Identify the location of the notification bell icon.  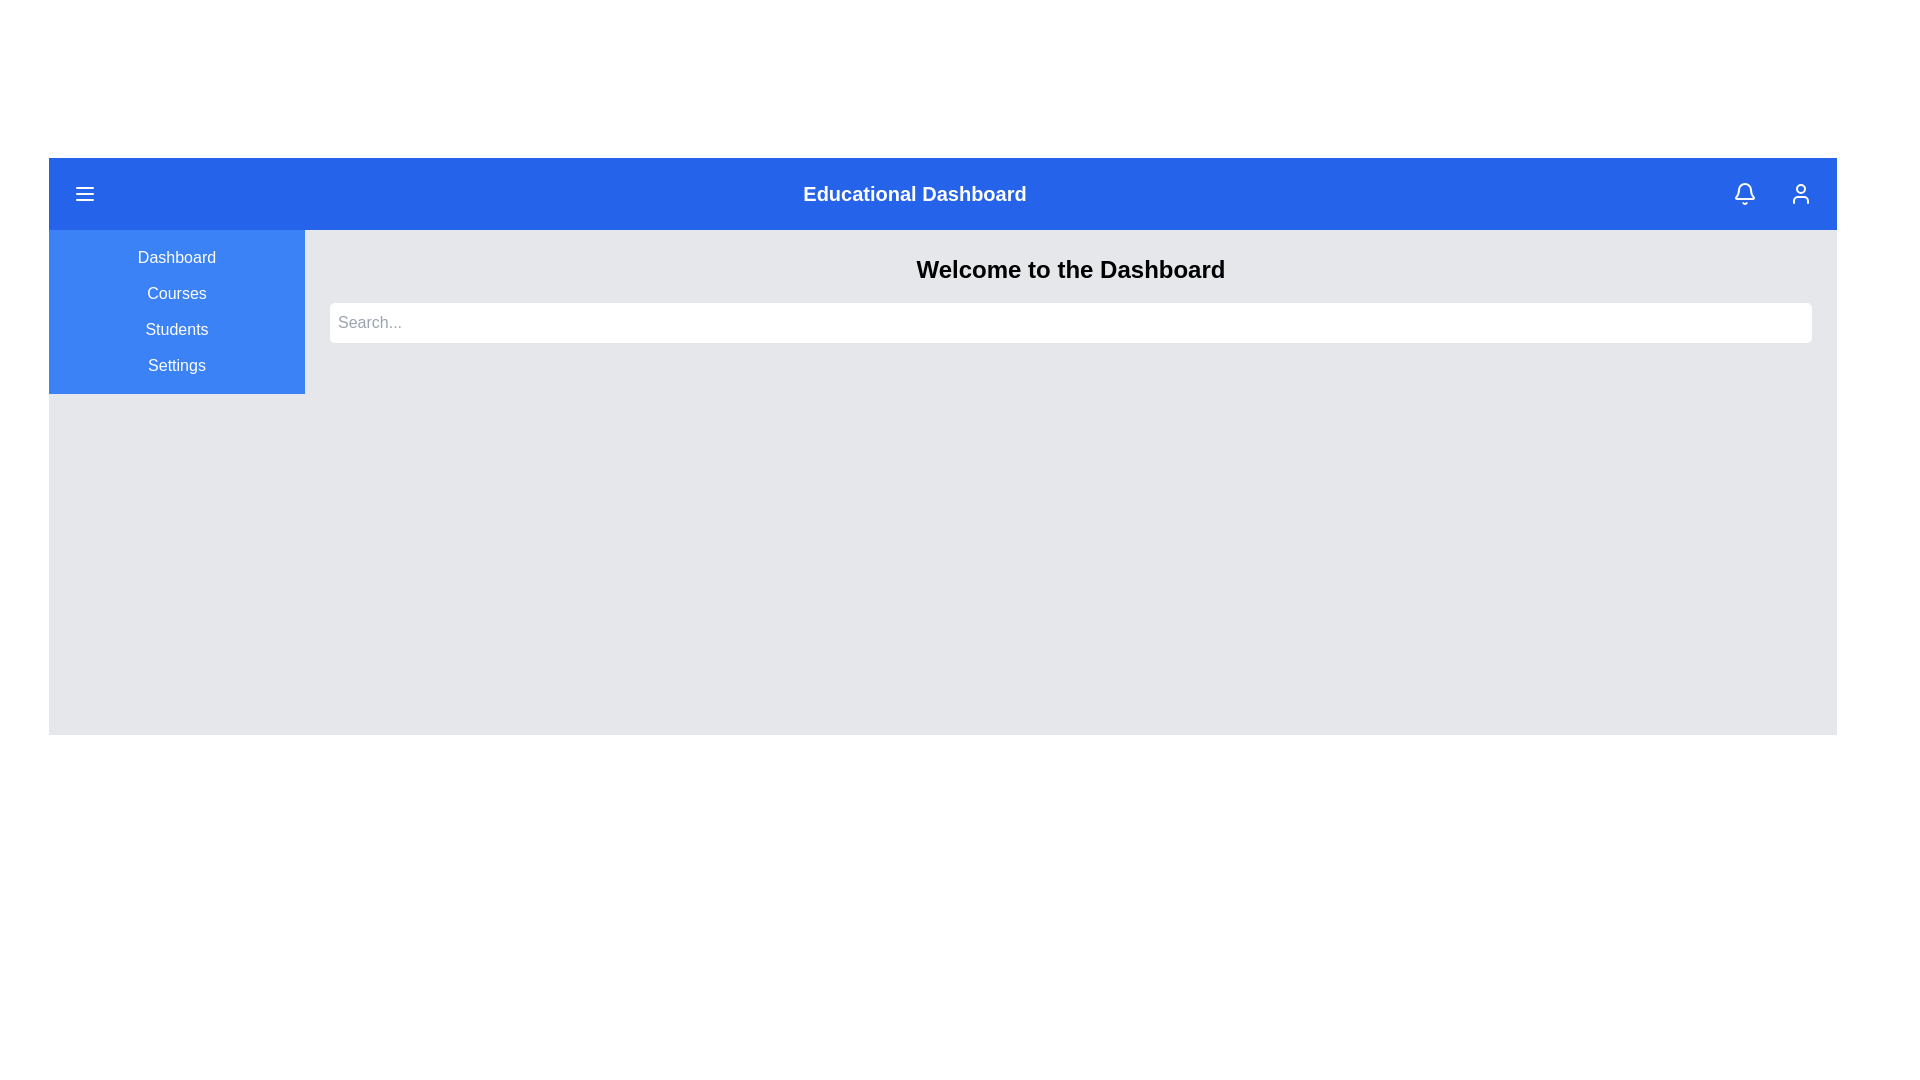
(1744, 193).